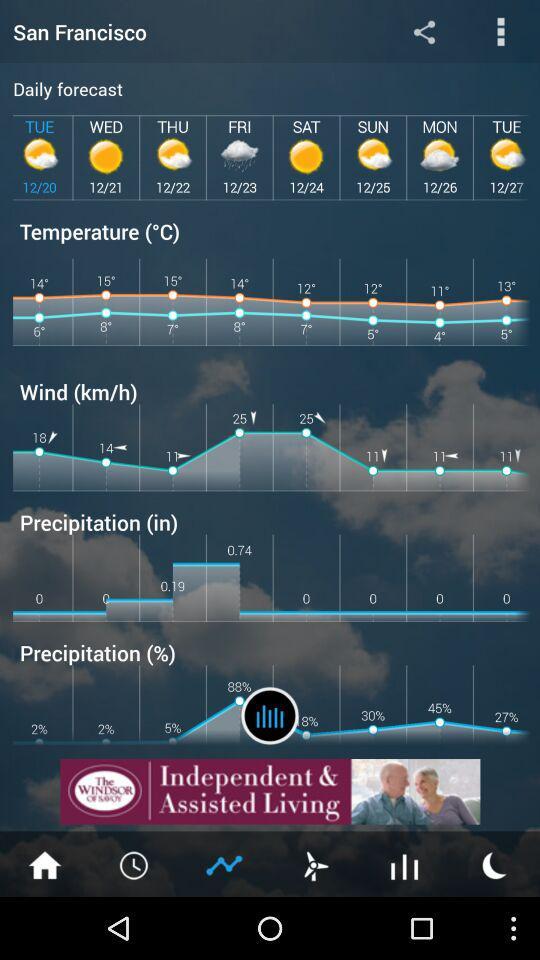 The image size is (540, 960). What do you see at coordinates (270, 791) in the screenshot?
I see `the advertisement` at bounding box center [270, 791].